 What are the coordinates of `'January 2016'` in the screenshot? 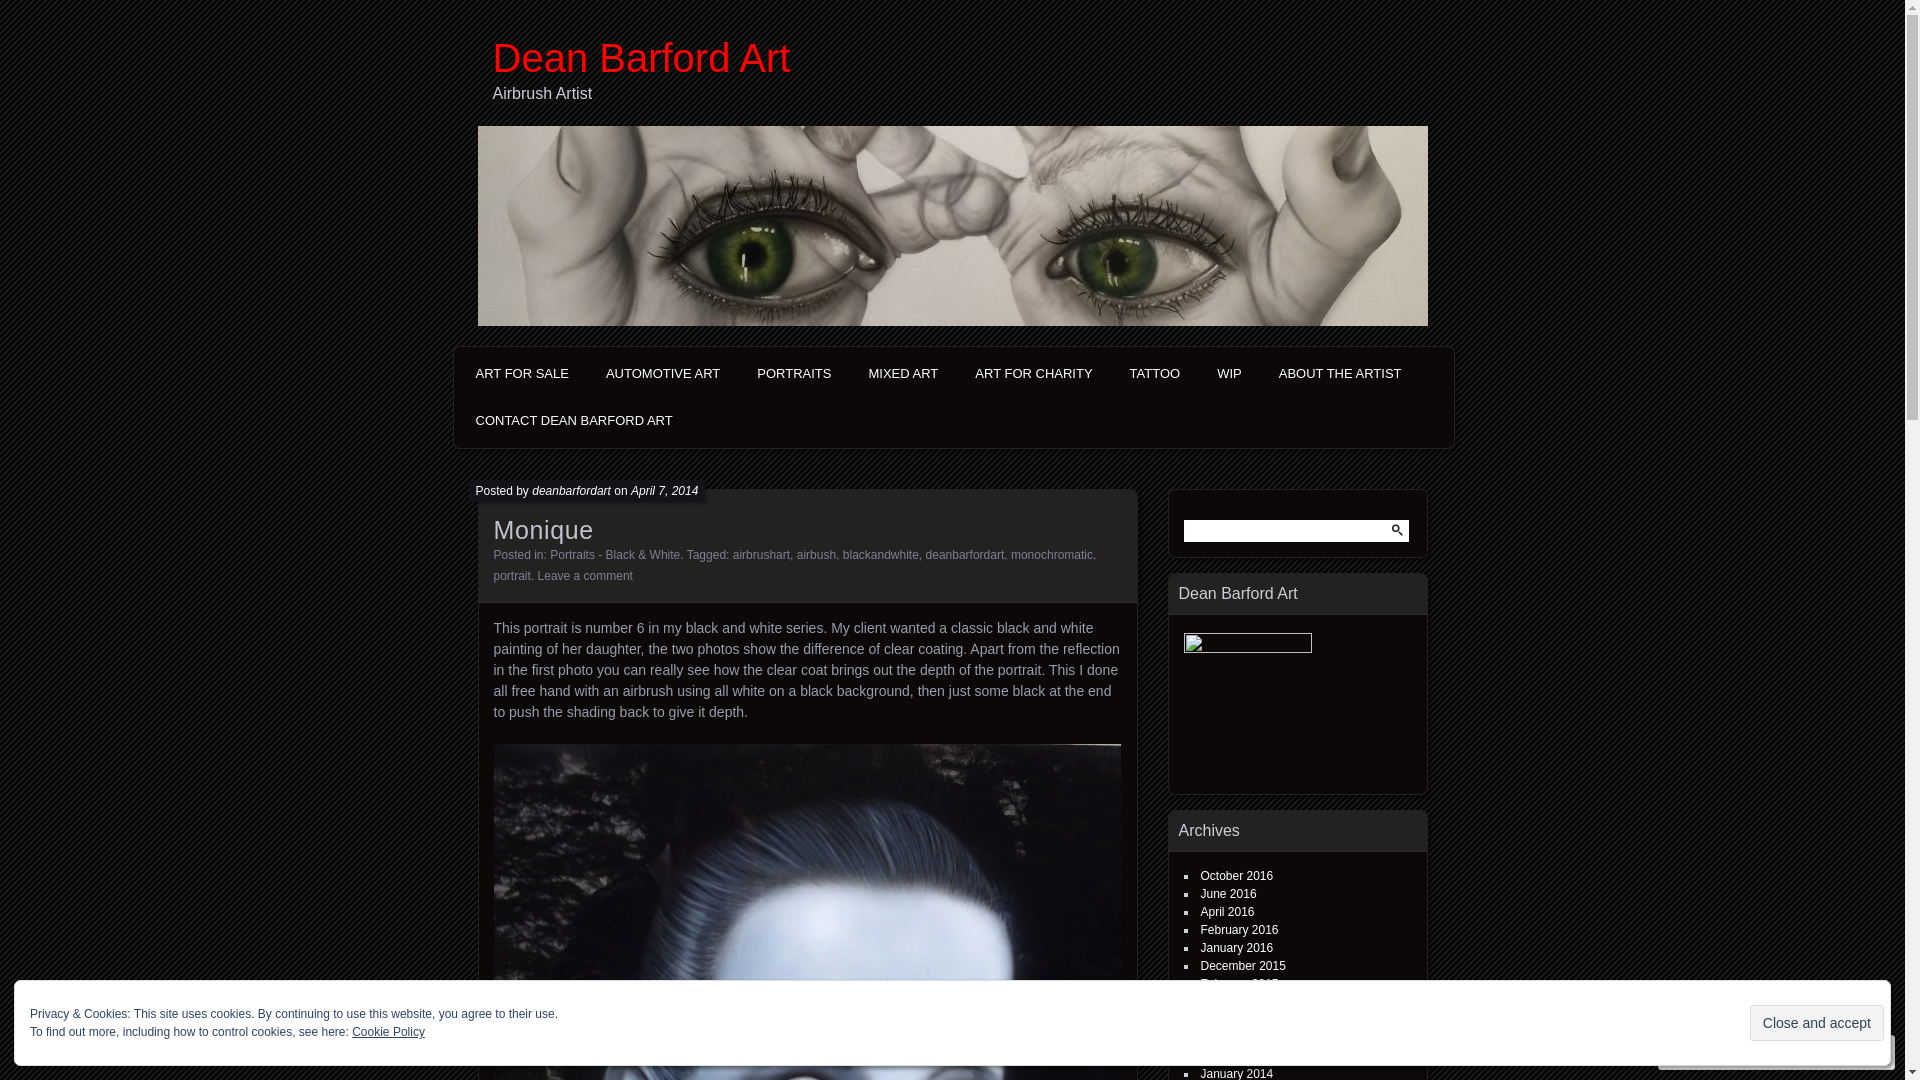 It's located at (1235, 947).